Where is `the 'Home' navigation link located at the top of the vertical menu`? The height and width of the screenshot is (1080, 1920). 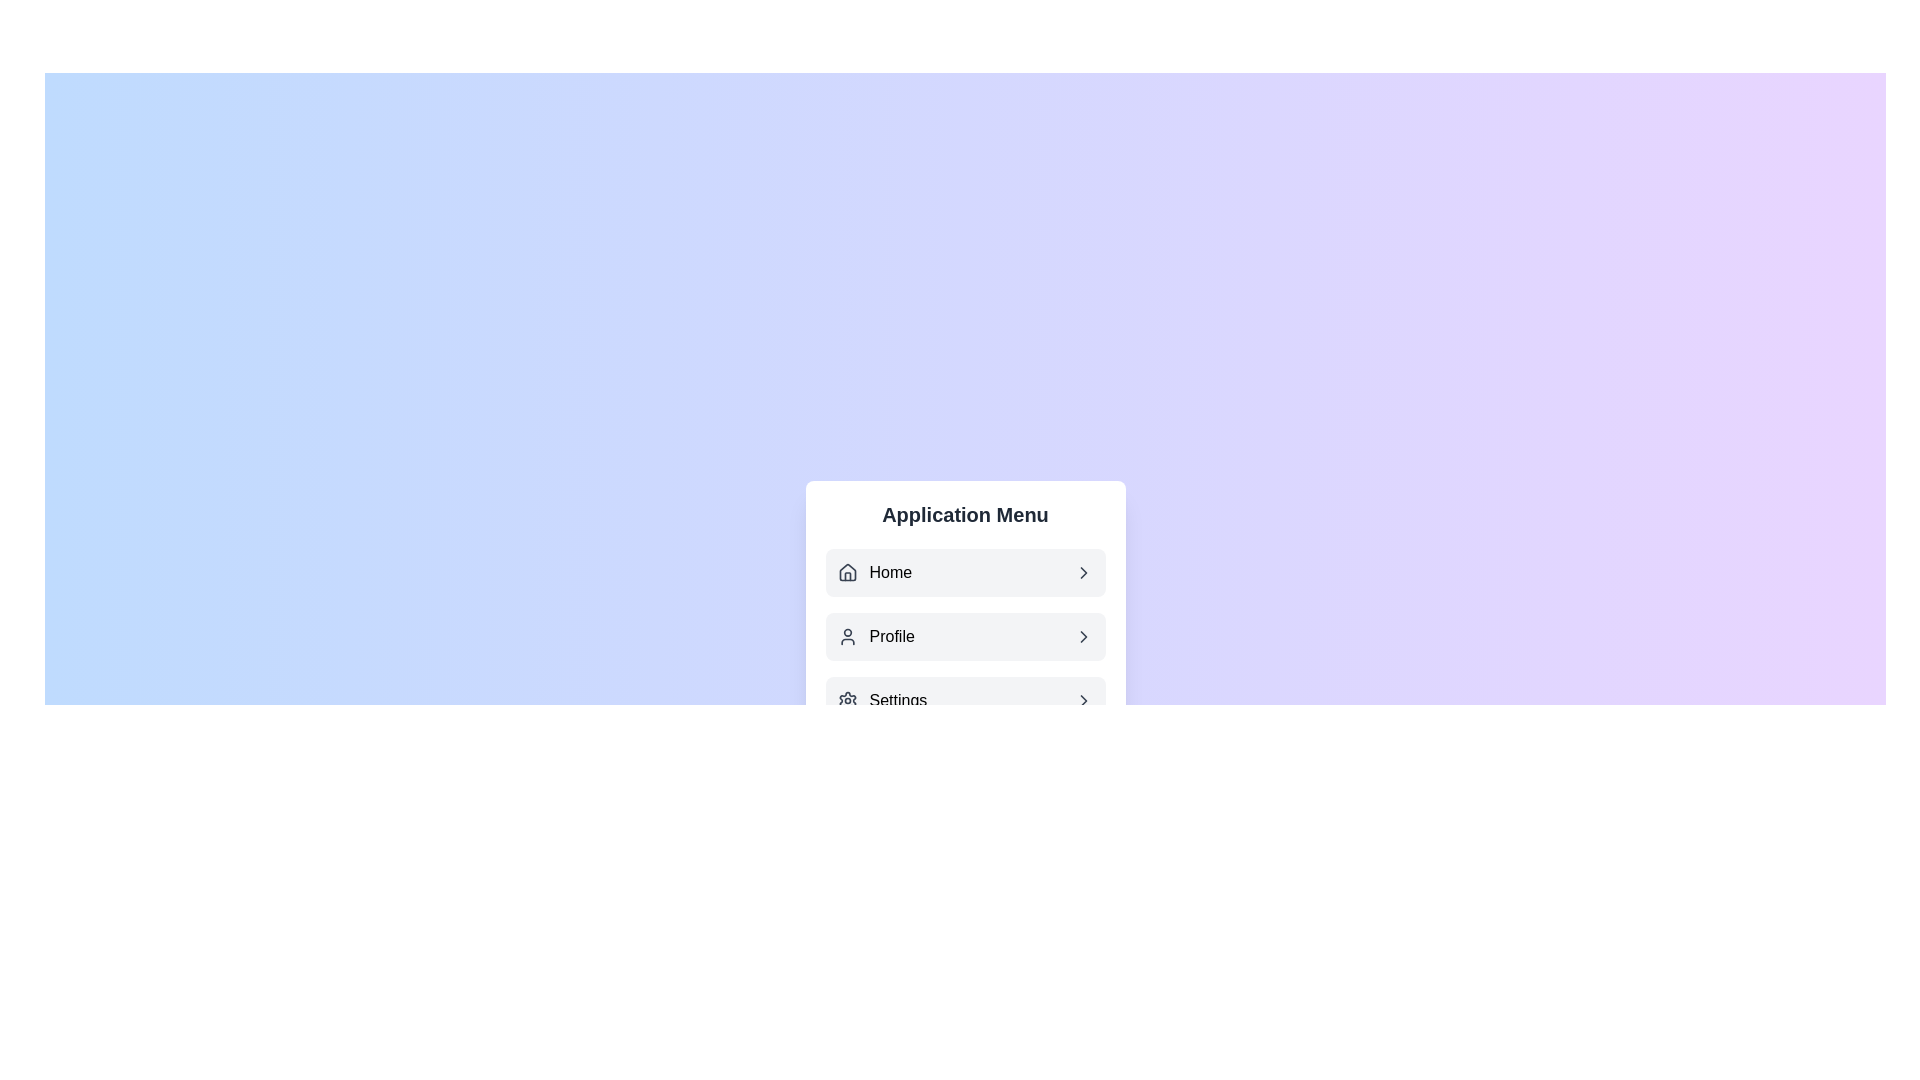 the 'Home' navigation link located at the top of the vertical menu is located at coordinates (874, 573).